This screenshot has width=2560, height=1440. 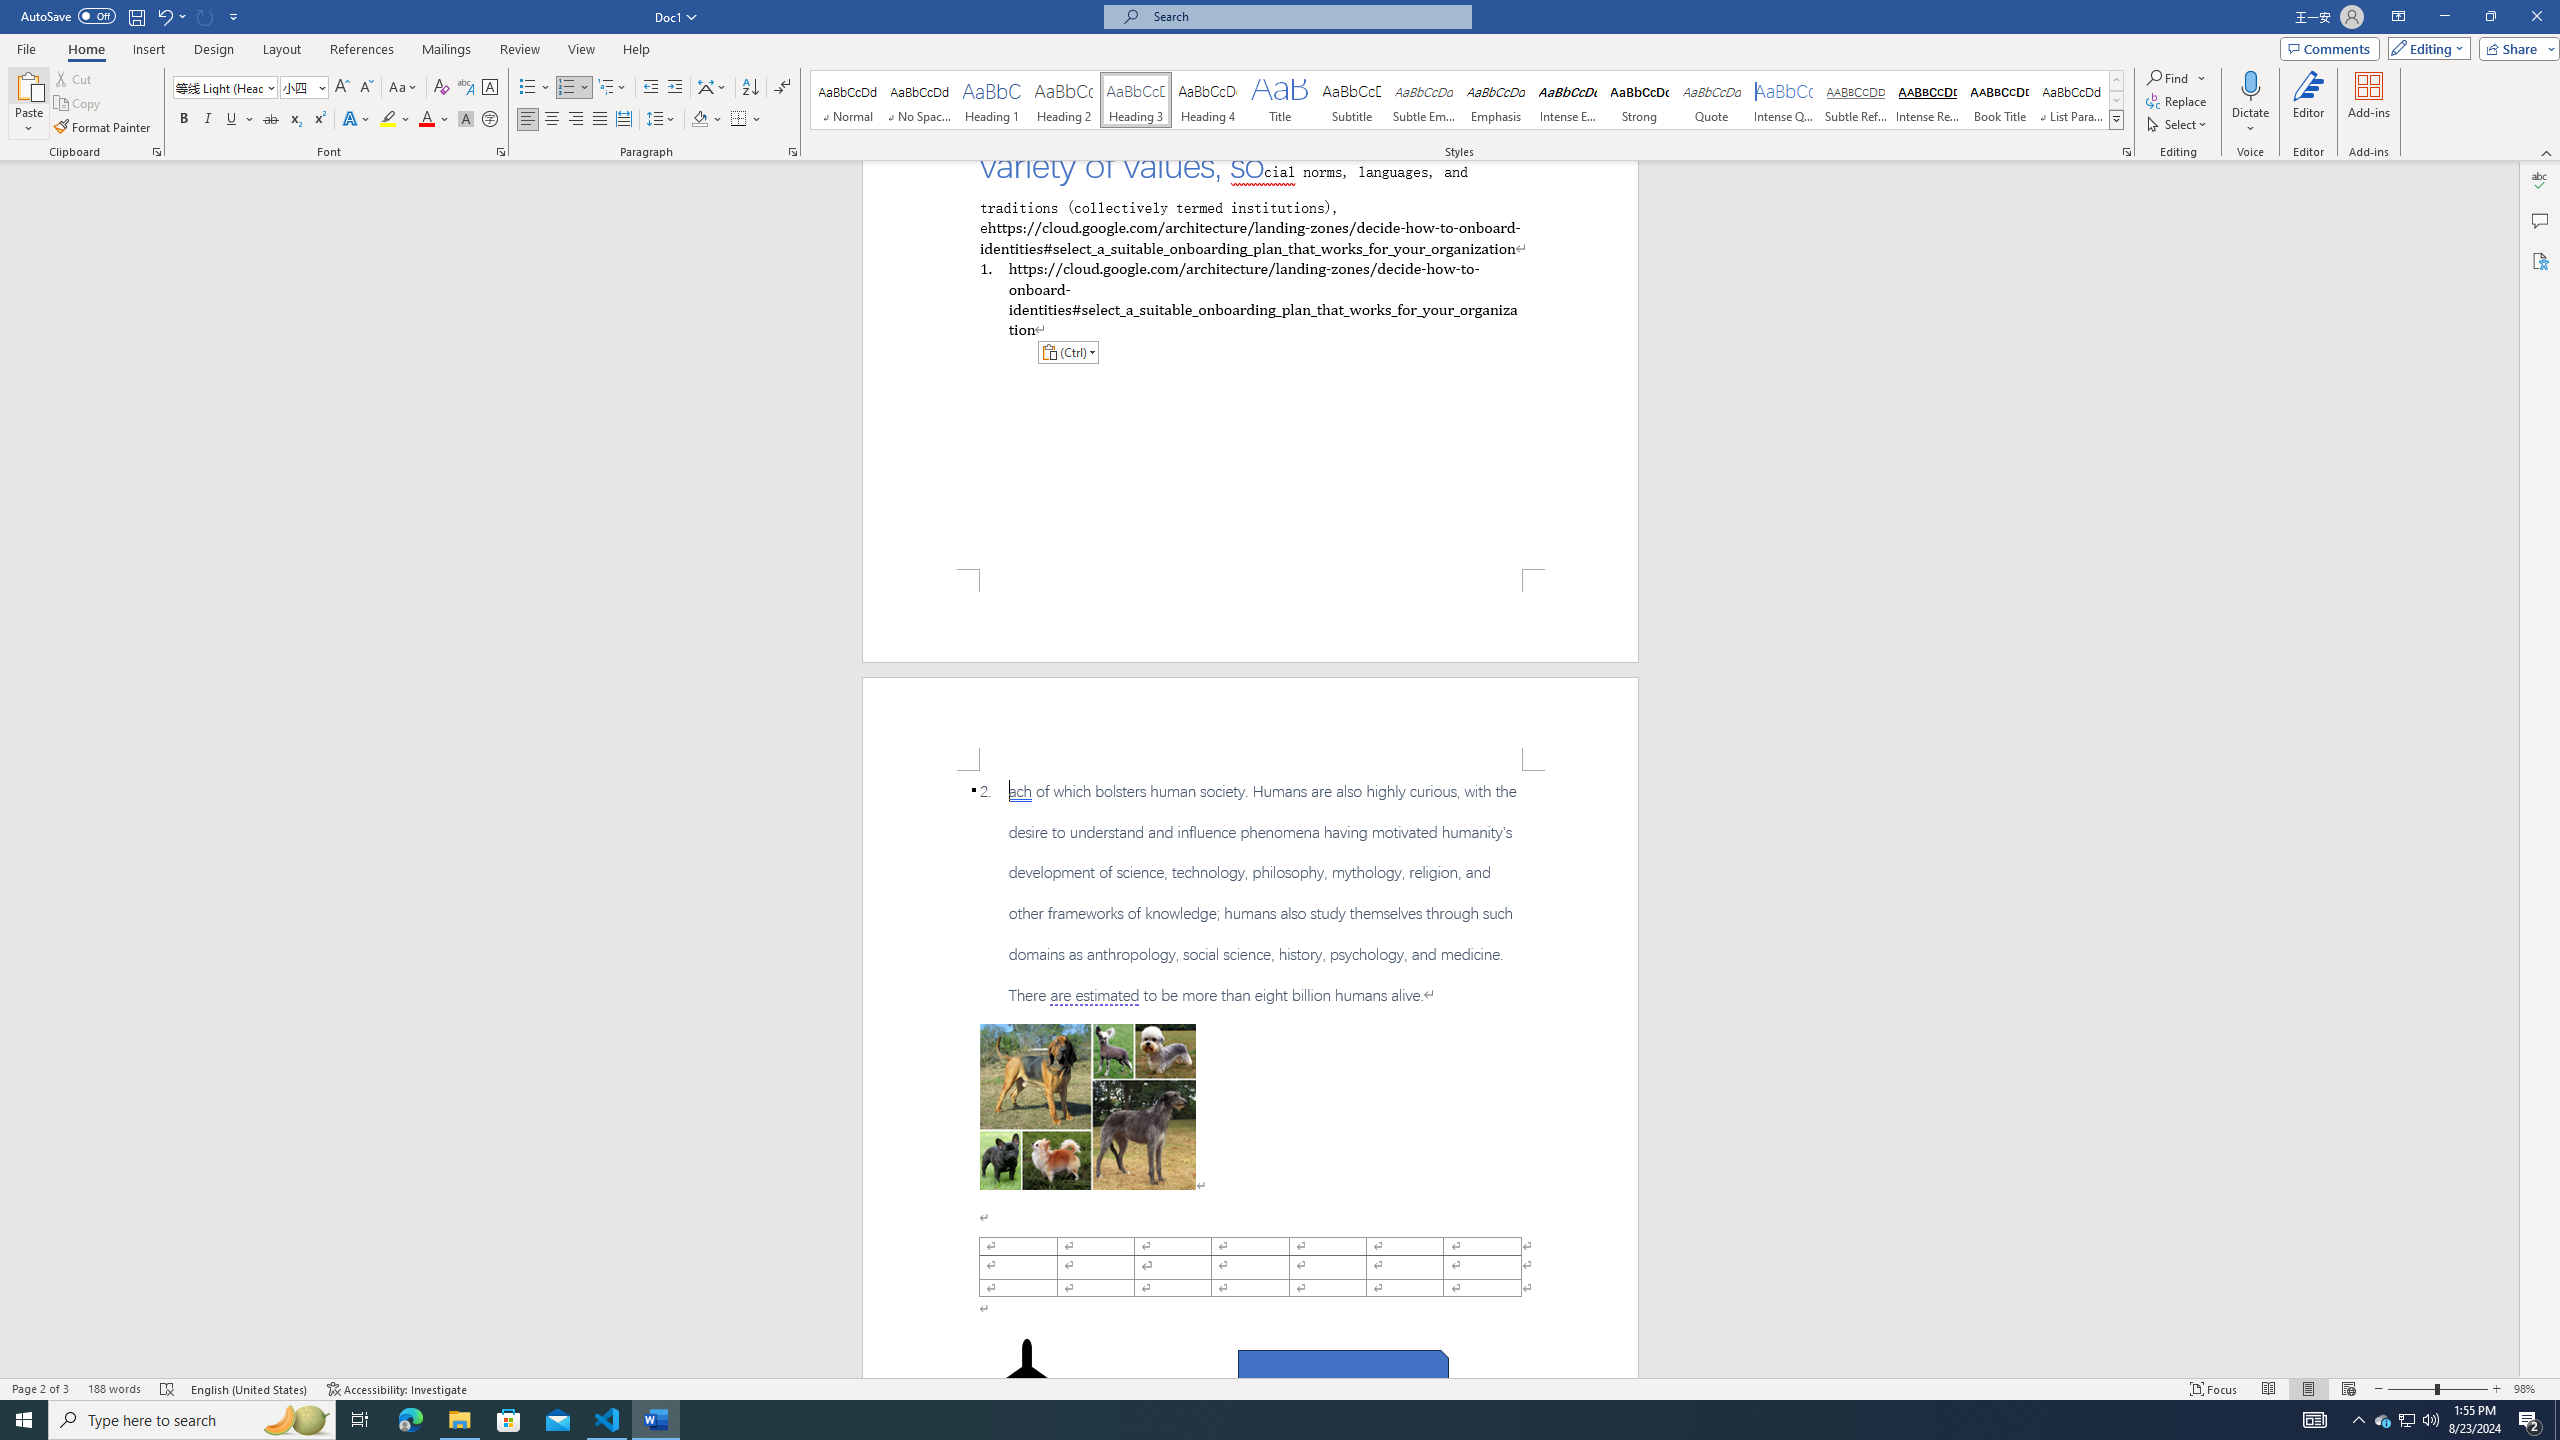 I want to click on 'Footer -Section 1-', so click(x=1250, y=614).